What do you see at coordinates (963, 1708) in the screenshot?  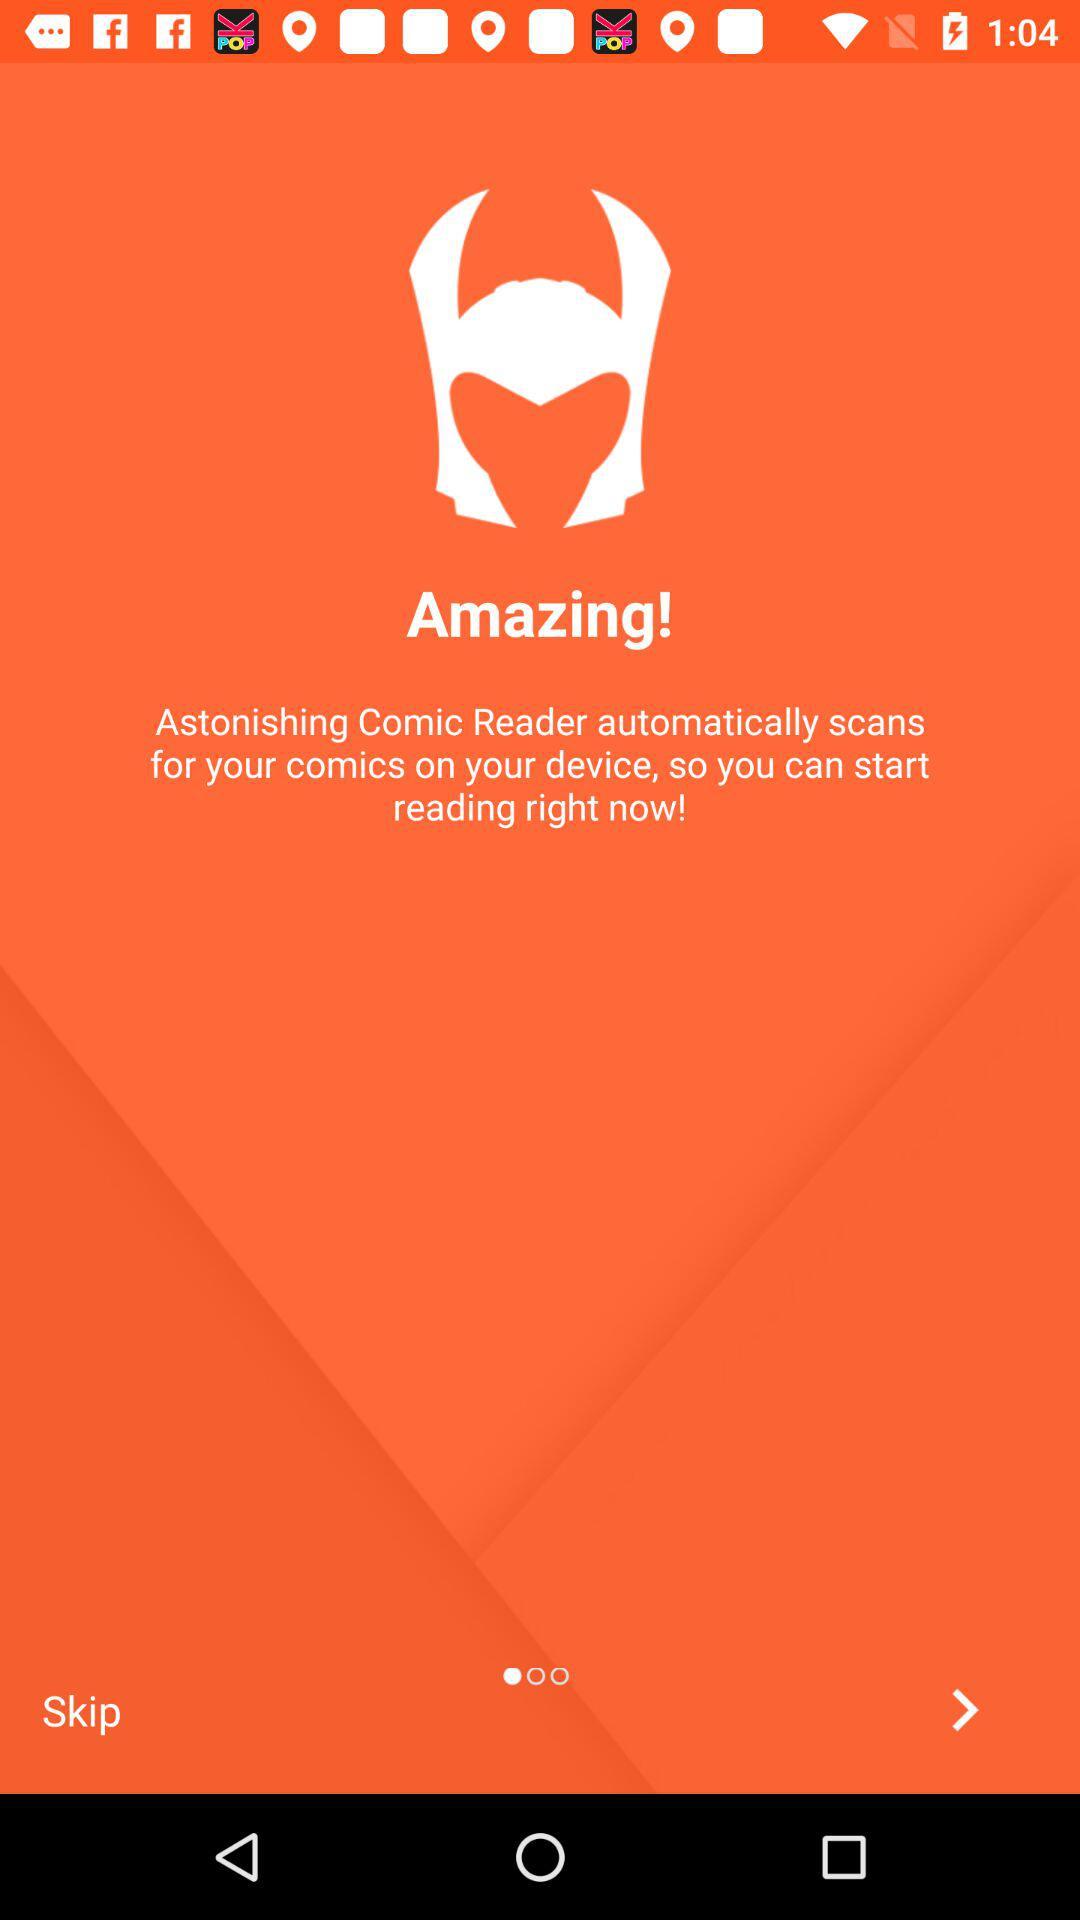 I see `to go prerivous` at bounding box center [963, 1708].